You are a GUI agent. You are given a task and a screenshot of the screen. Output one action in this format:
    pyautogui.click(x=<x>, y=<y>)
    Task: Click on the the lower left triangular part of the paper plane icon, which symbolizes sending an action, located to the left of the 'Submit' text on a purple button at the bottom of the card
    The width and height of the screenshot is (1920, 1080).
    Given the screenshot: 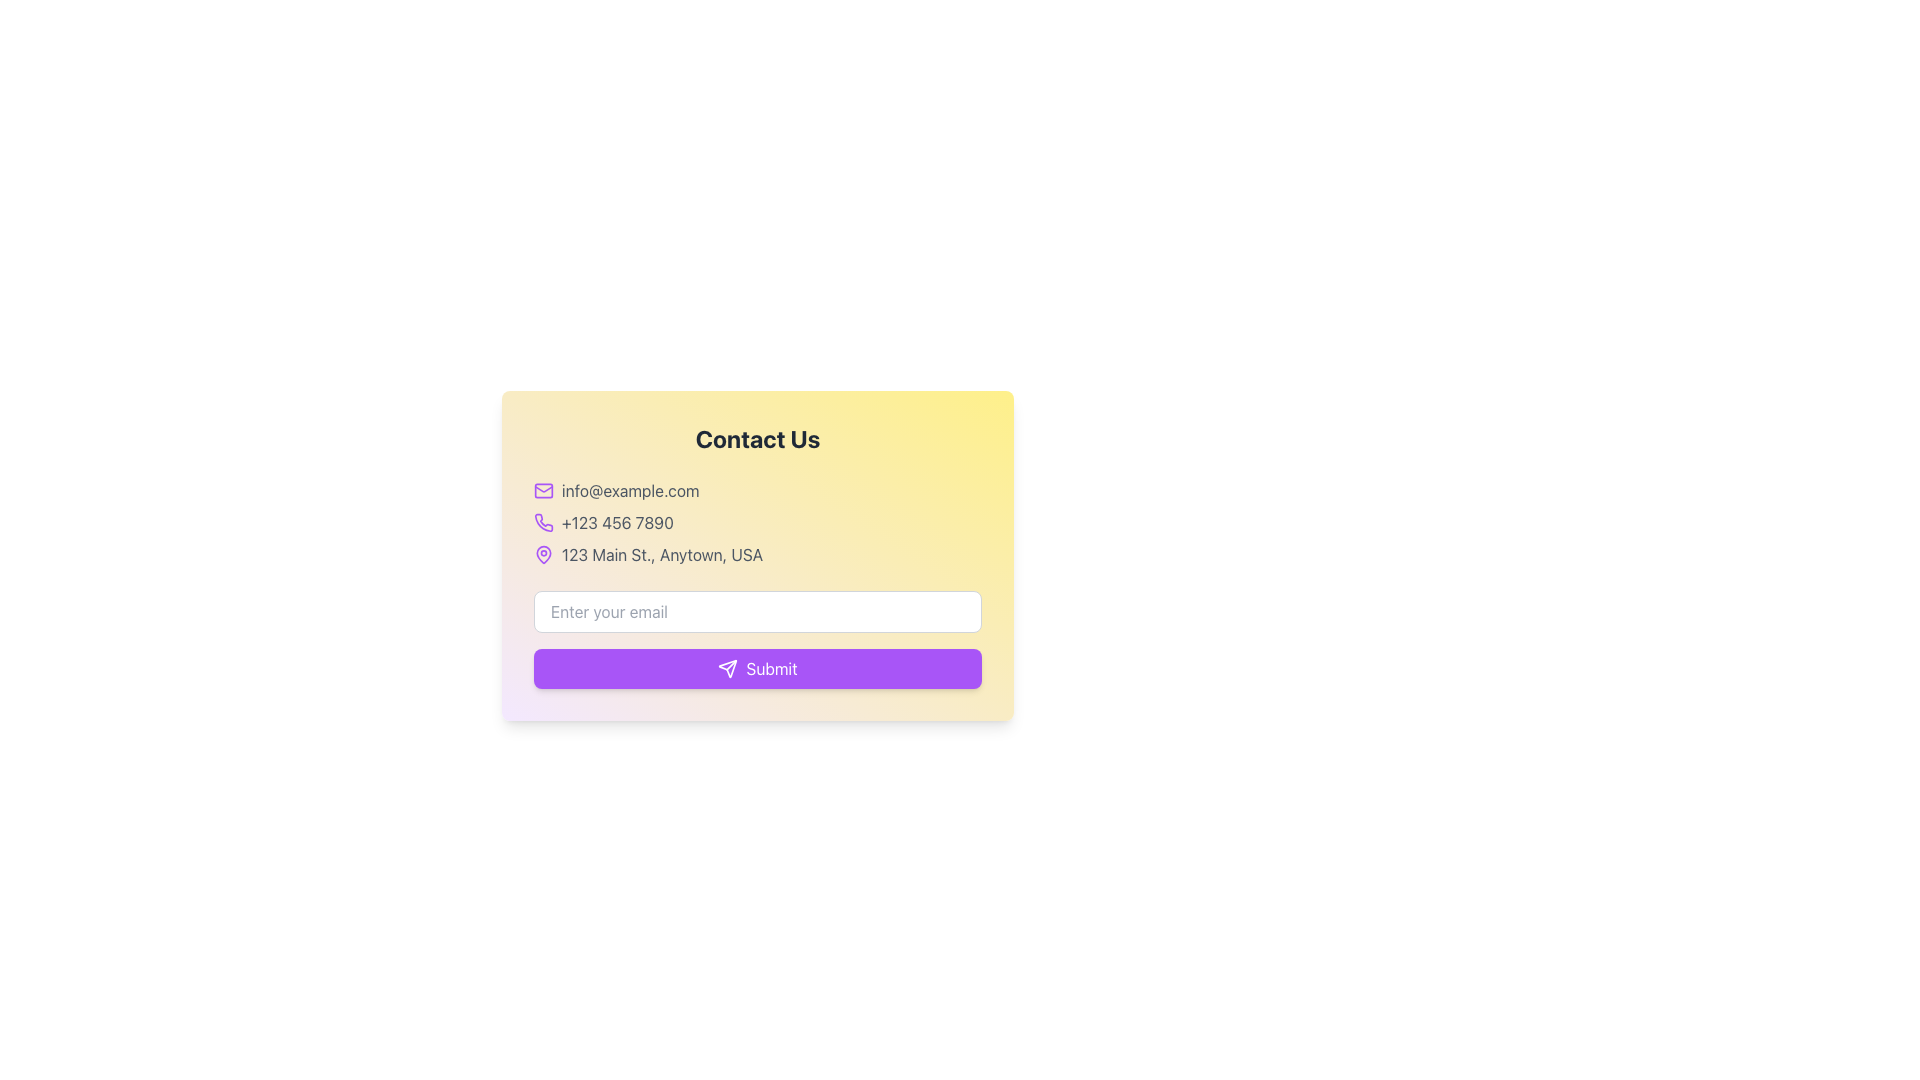 What is the action you would take?
    pyautogui.click(x=727, y=668)
    